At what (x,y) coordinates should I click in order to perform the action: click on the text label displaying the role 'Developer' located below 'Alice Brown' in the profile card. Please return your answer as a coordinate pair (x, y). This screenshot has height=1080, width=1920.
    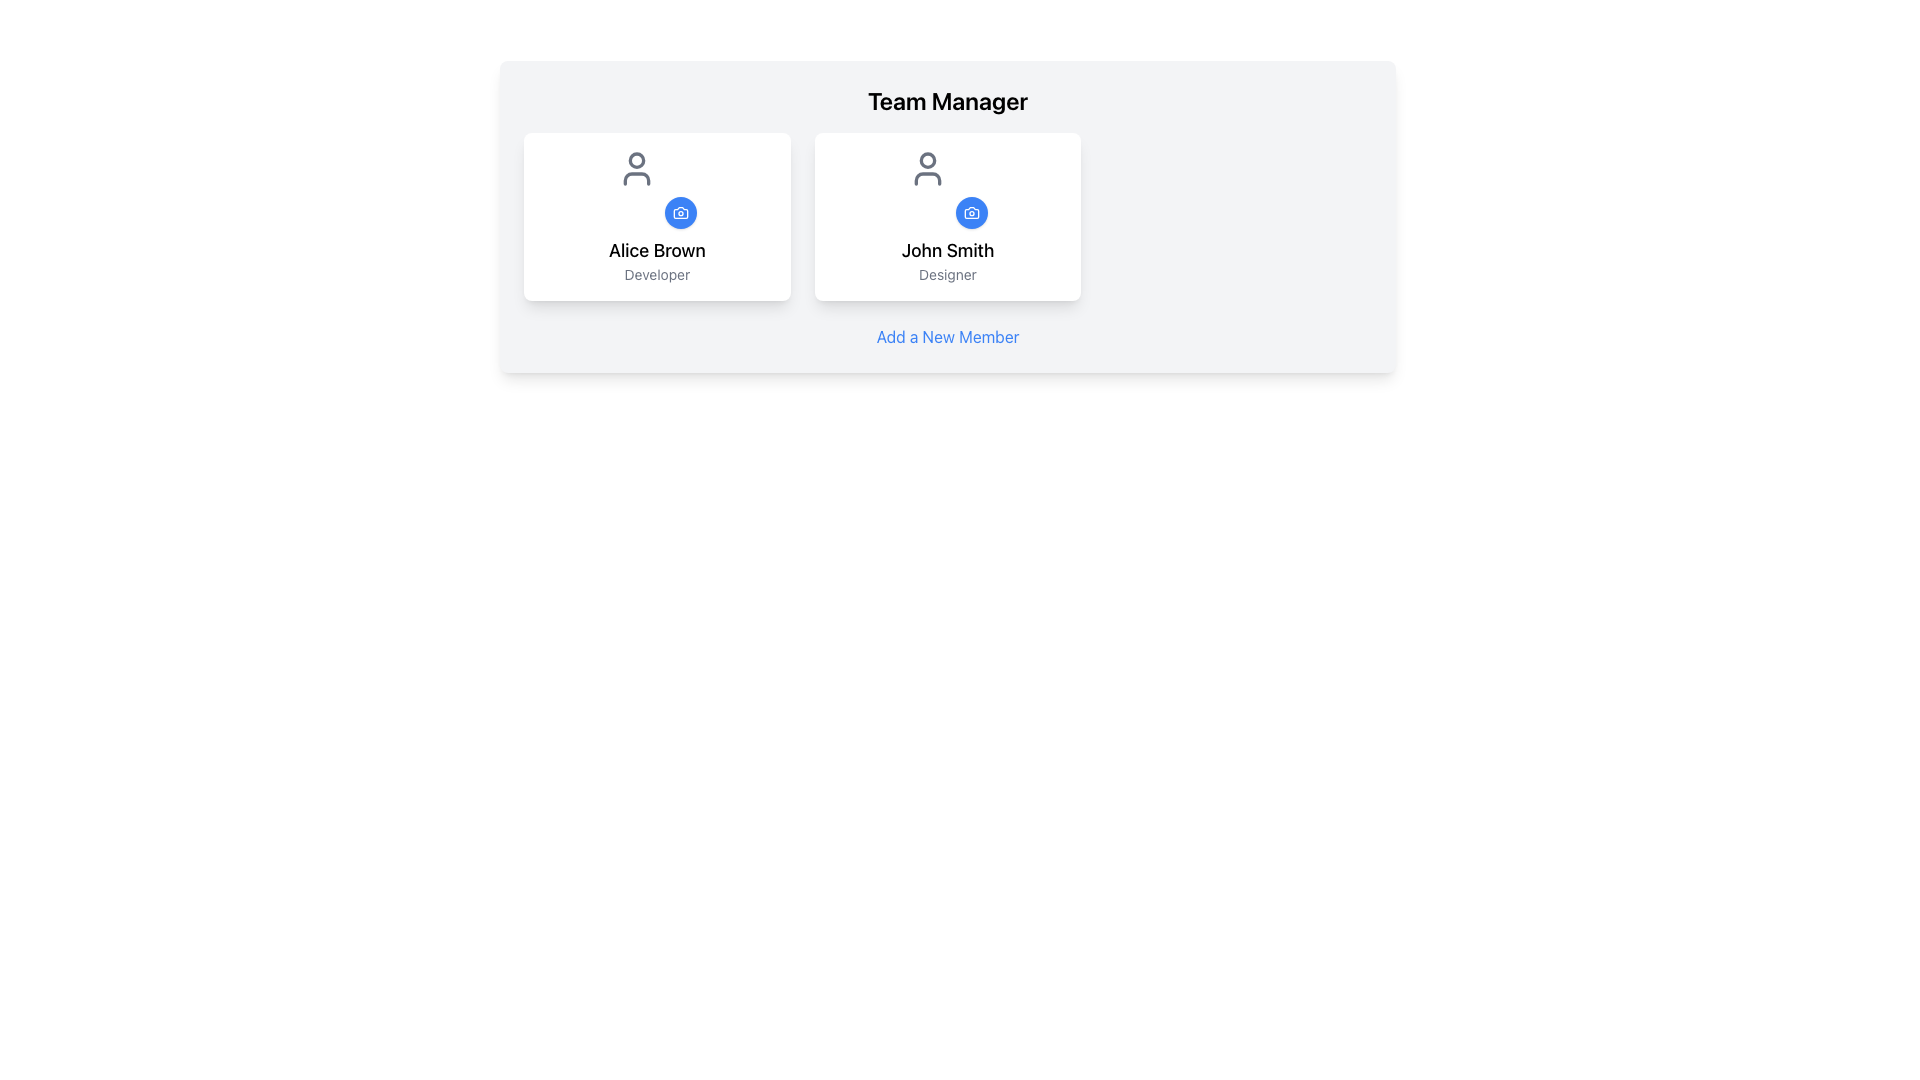
    Looking at the image, I should click on (657, 274).